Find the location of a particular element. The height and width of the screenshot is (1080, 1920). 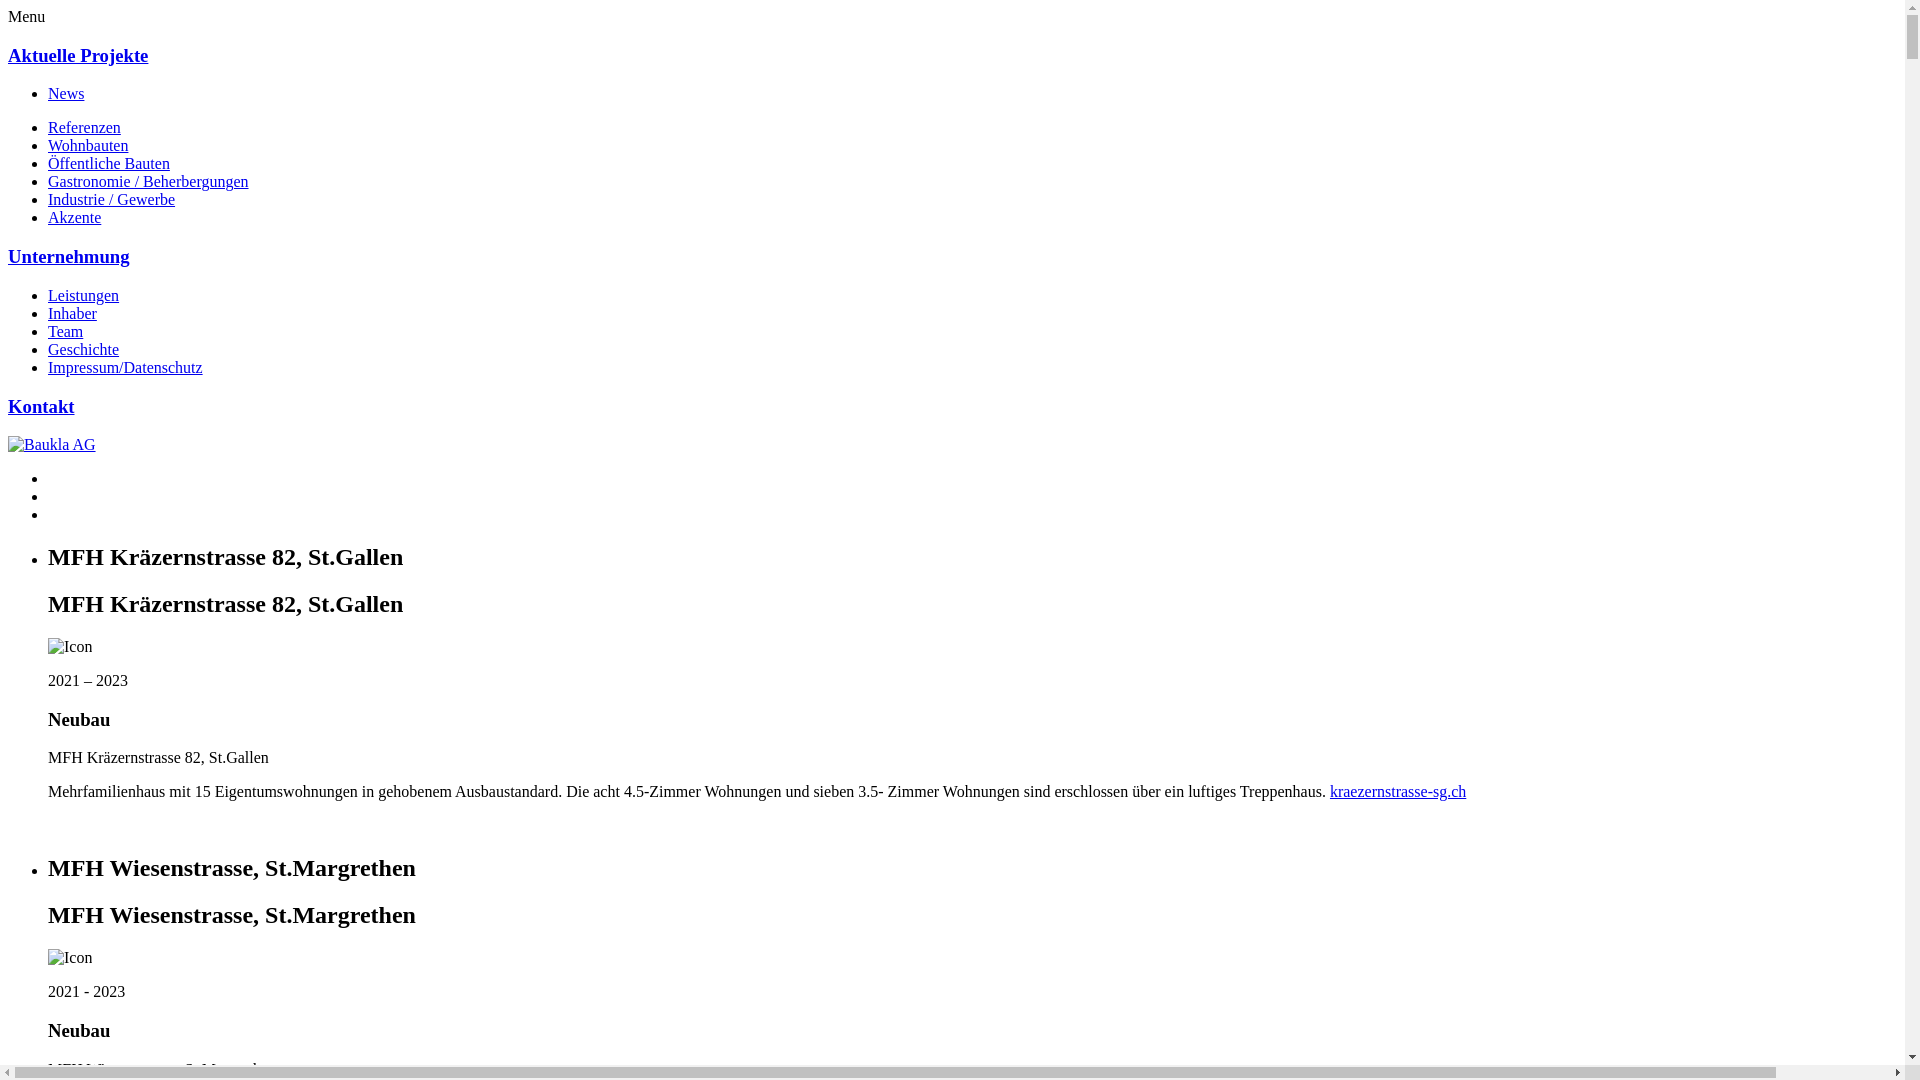

'kraezernstrasse-sg.ch' is located at coordinates (1329, 790).